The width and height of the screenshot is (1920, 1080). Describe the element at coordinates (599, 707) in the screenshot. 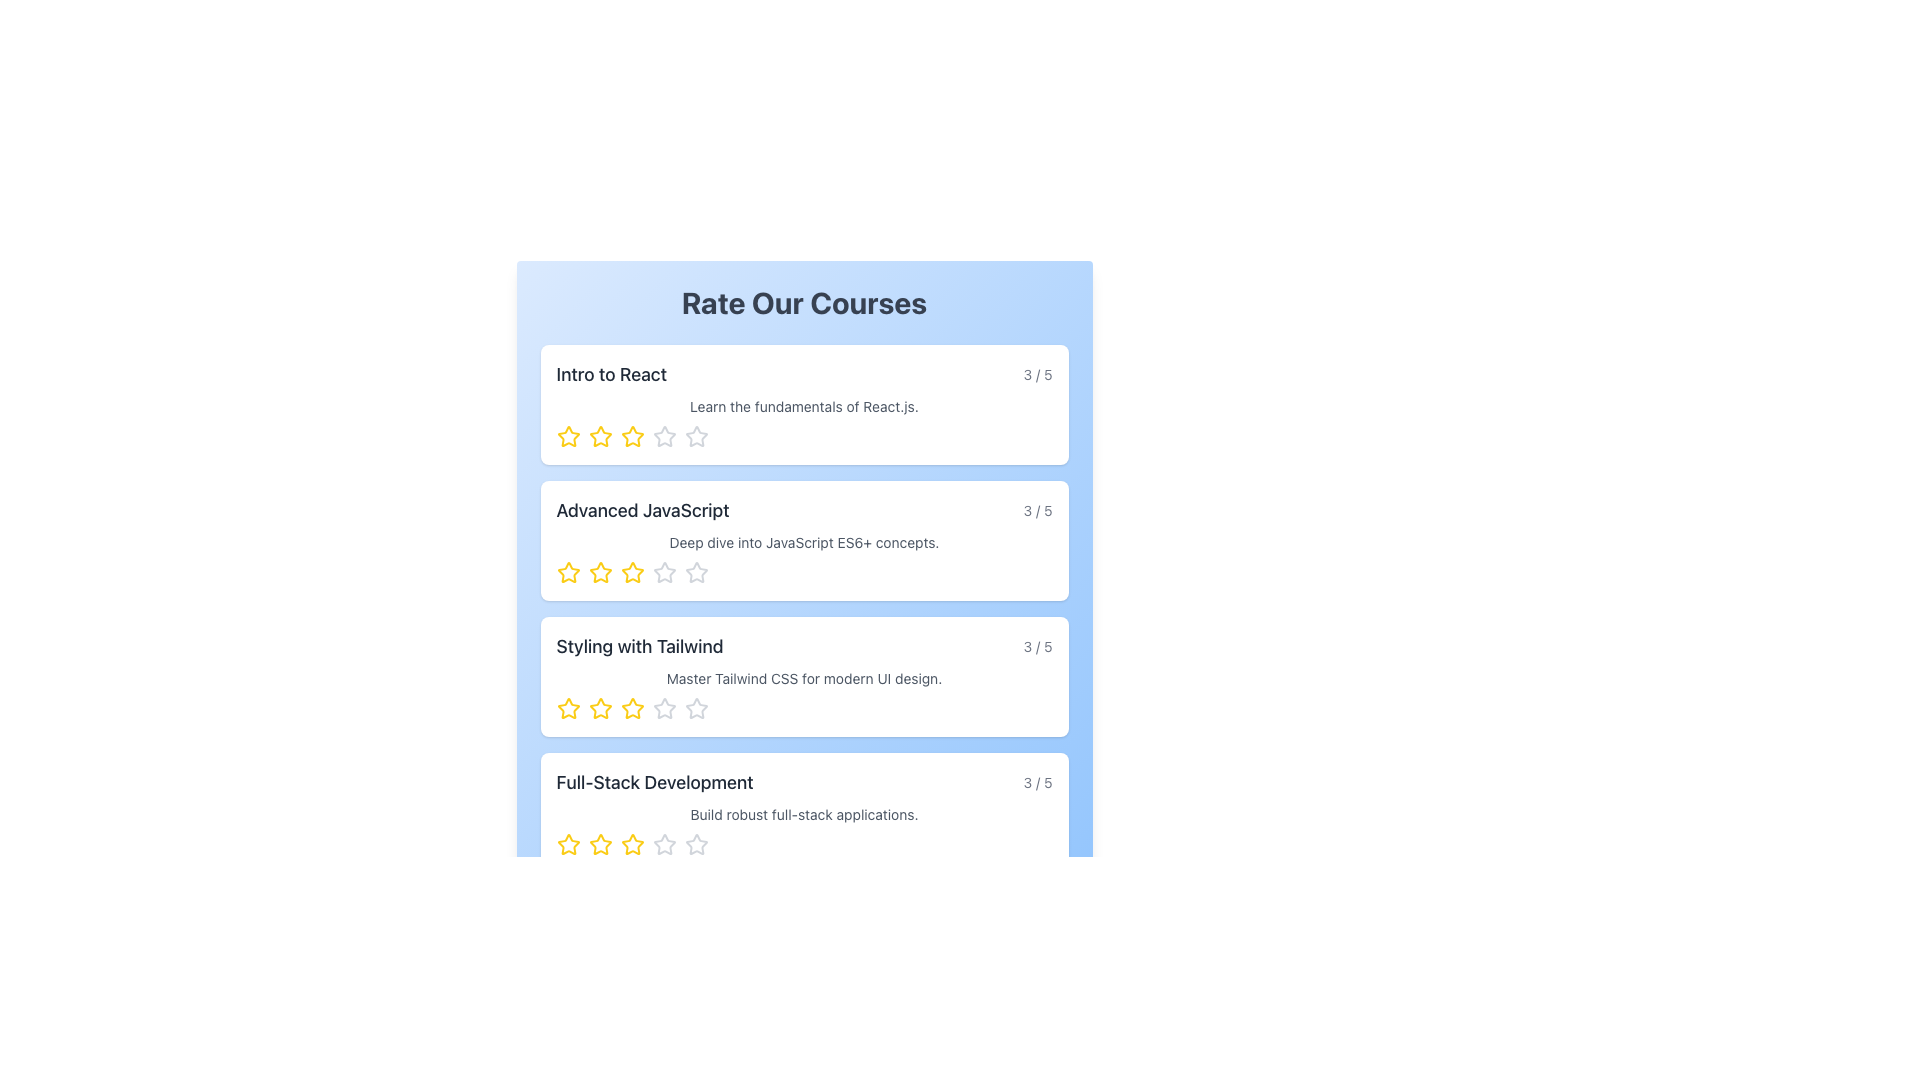

I see `the second star icon in the five-star rating system on the 'Styling with Tailwind' card to give a 2-star rating` at that location.